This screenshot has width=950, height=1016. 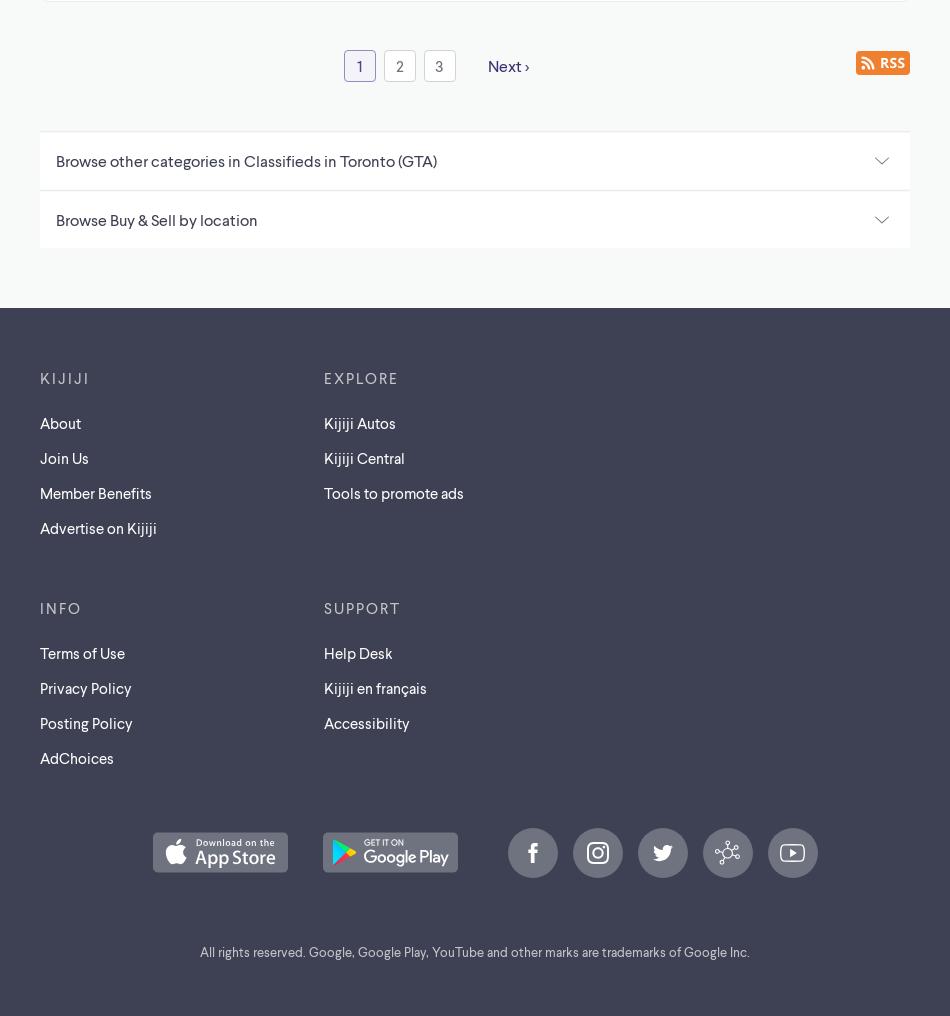 What do you see at coordinates (245, 158) in the screenshot?
I see `'Browse other categories in Classifieds in Toronto (GTA)'` at bounding box center [245, 158].